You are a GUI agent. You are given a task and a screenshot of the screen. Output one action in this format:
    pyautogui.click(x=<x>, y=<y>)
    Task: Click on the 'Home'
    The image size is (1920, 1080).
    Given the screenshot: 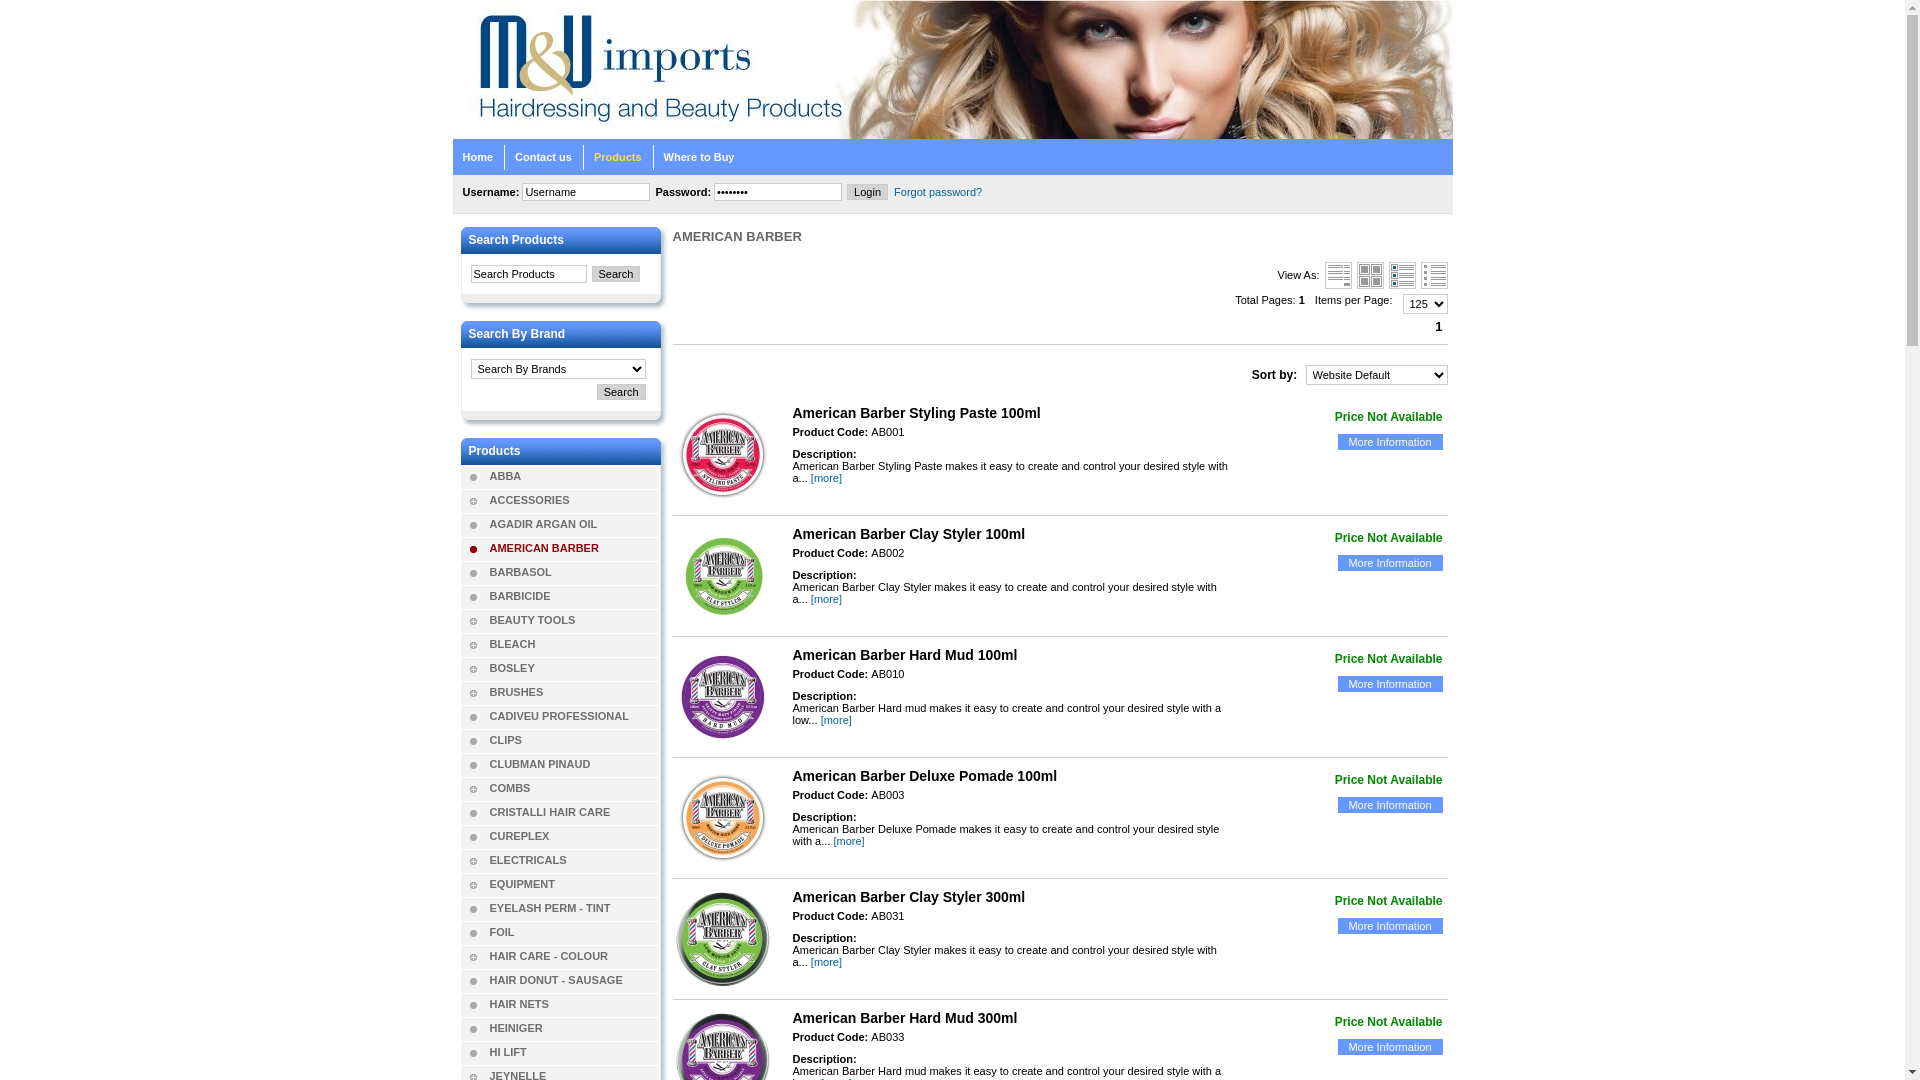 What is the action you would take?
    pyautogui.click(x=450, y=156)
    